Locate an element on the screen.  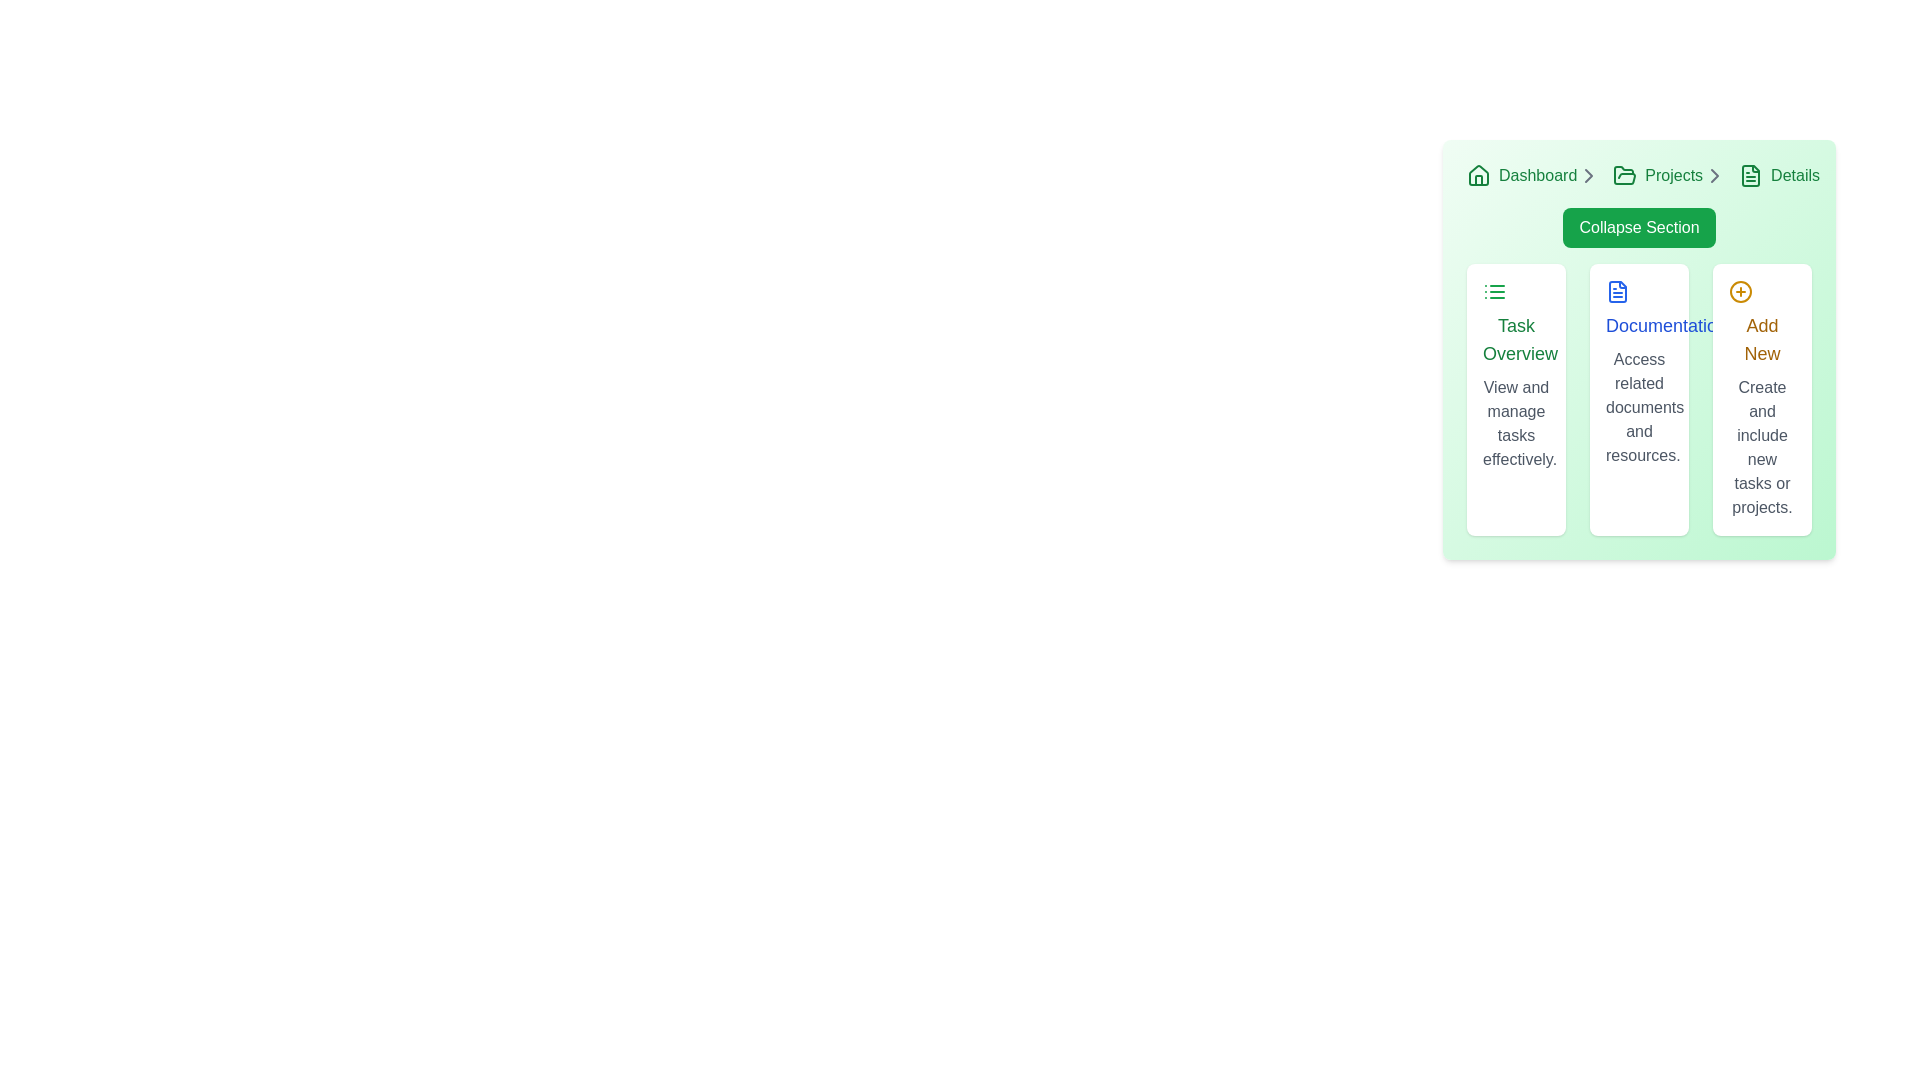
the text-based navigation link located in the top-left portion of the interface, next to the home icon is located at coordinates (1537, 175).